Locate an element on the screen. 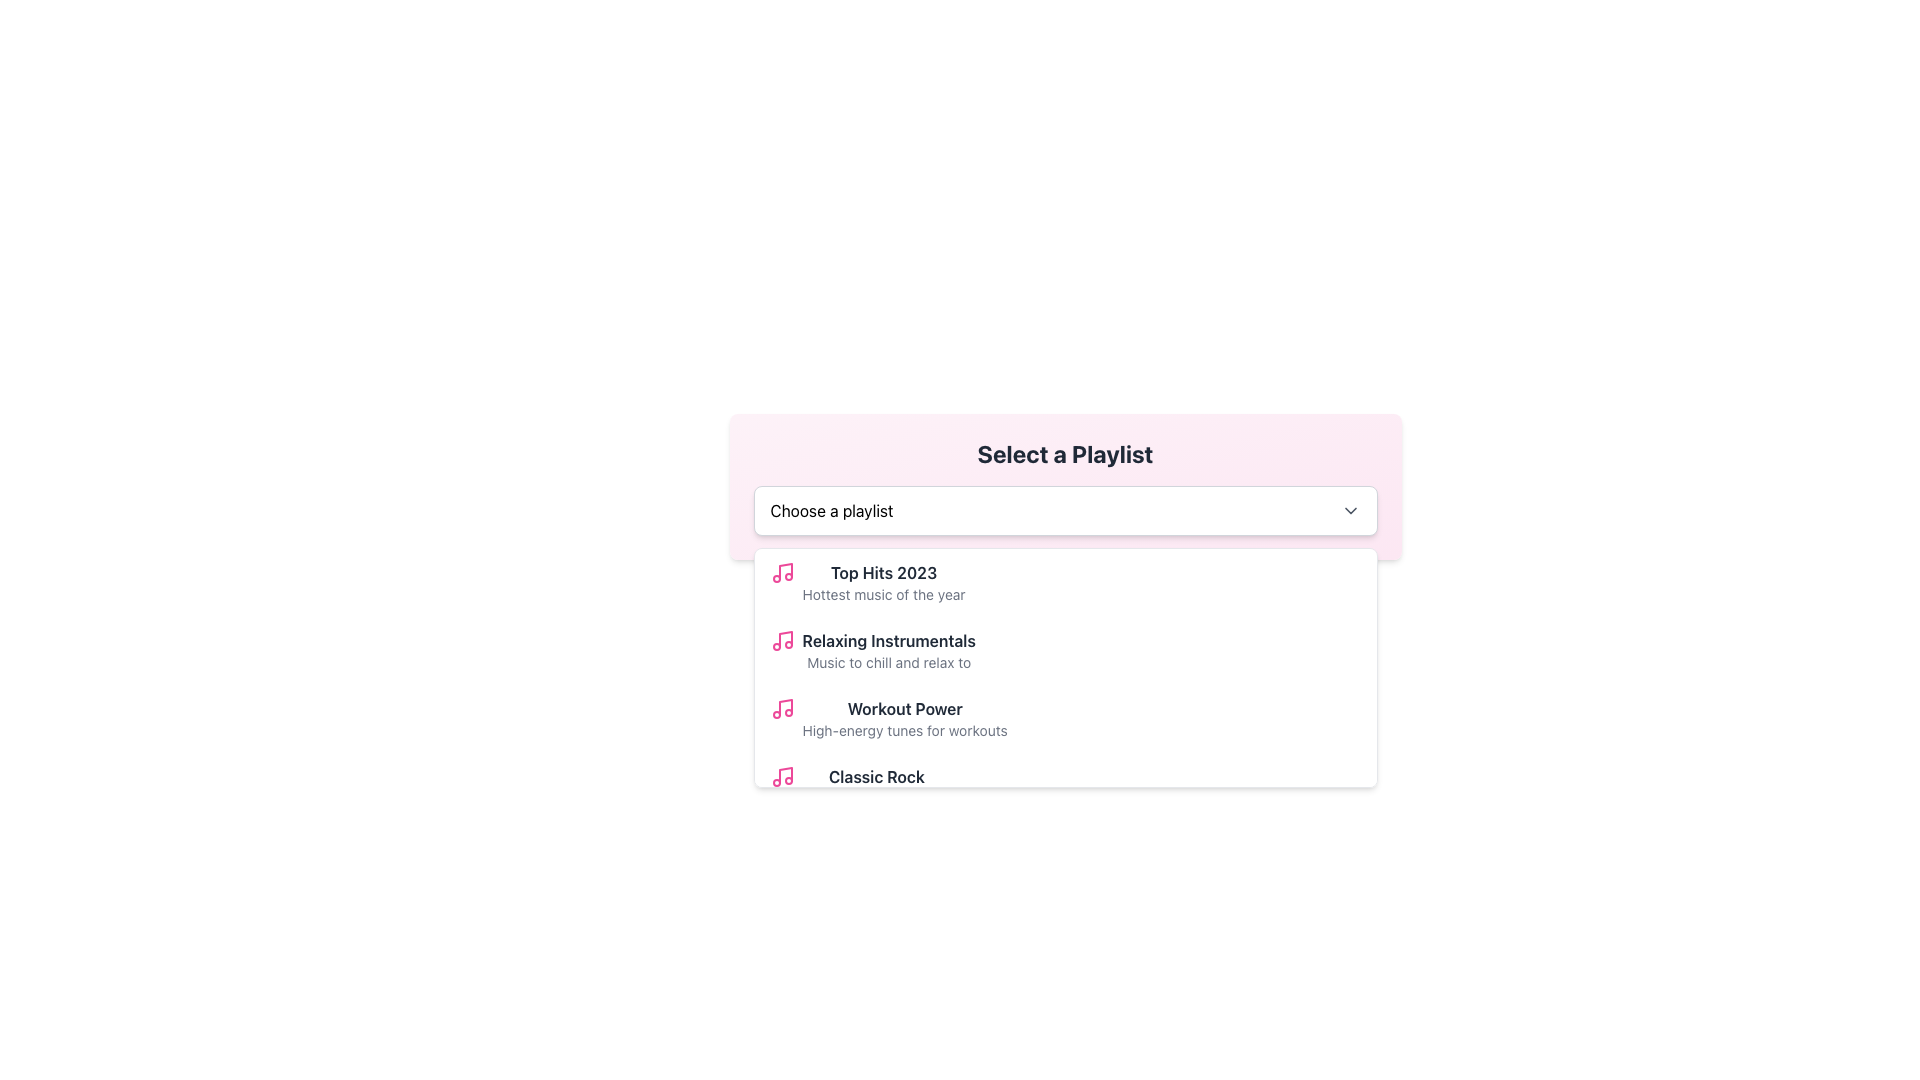 This screenshot has width=1920, height=1080. the icon representing the playlist entry titled 'Relaxing Instrumentals' is located at coordinates (784, 639).